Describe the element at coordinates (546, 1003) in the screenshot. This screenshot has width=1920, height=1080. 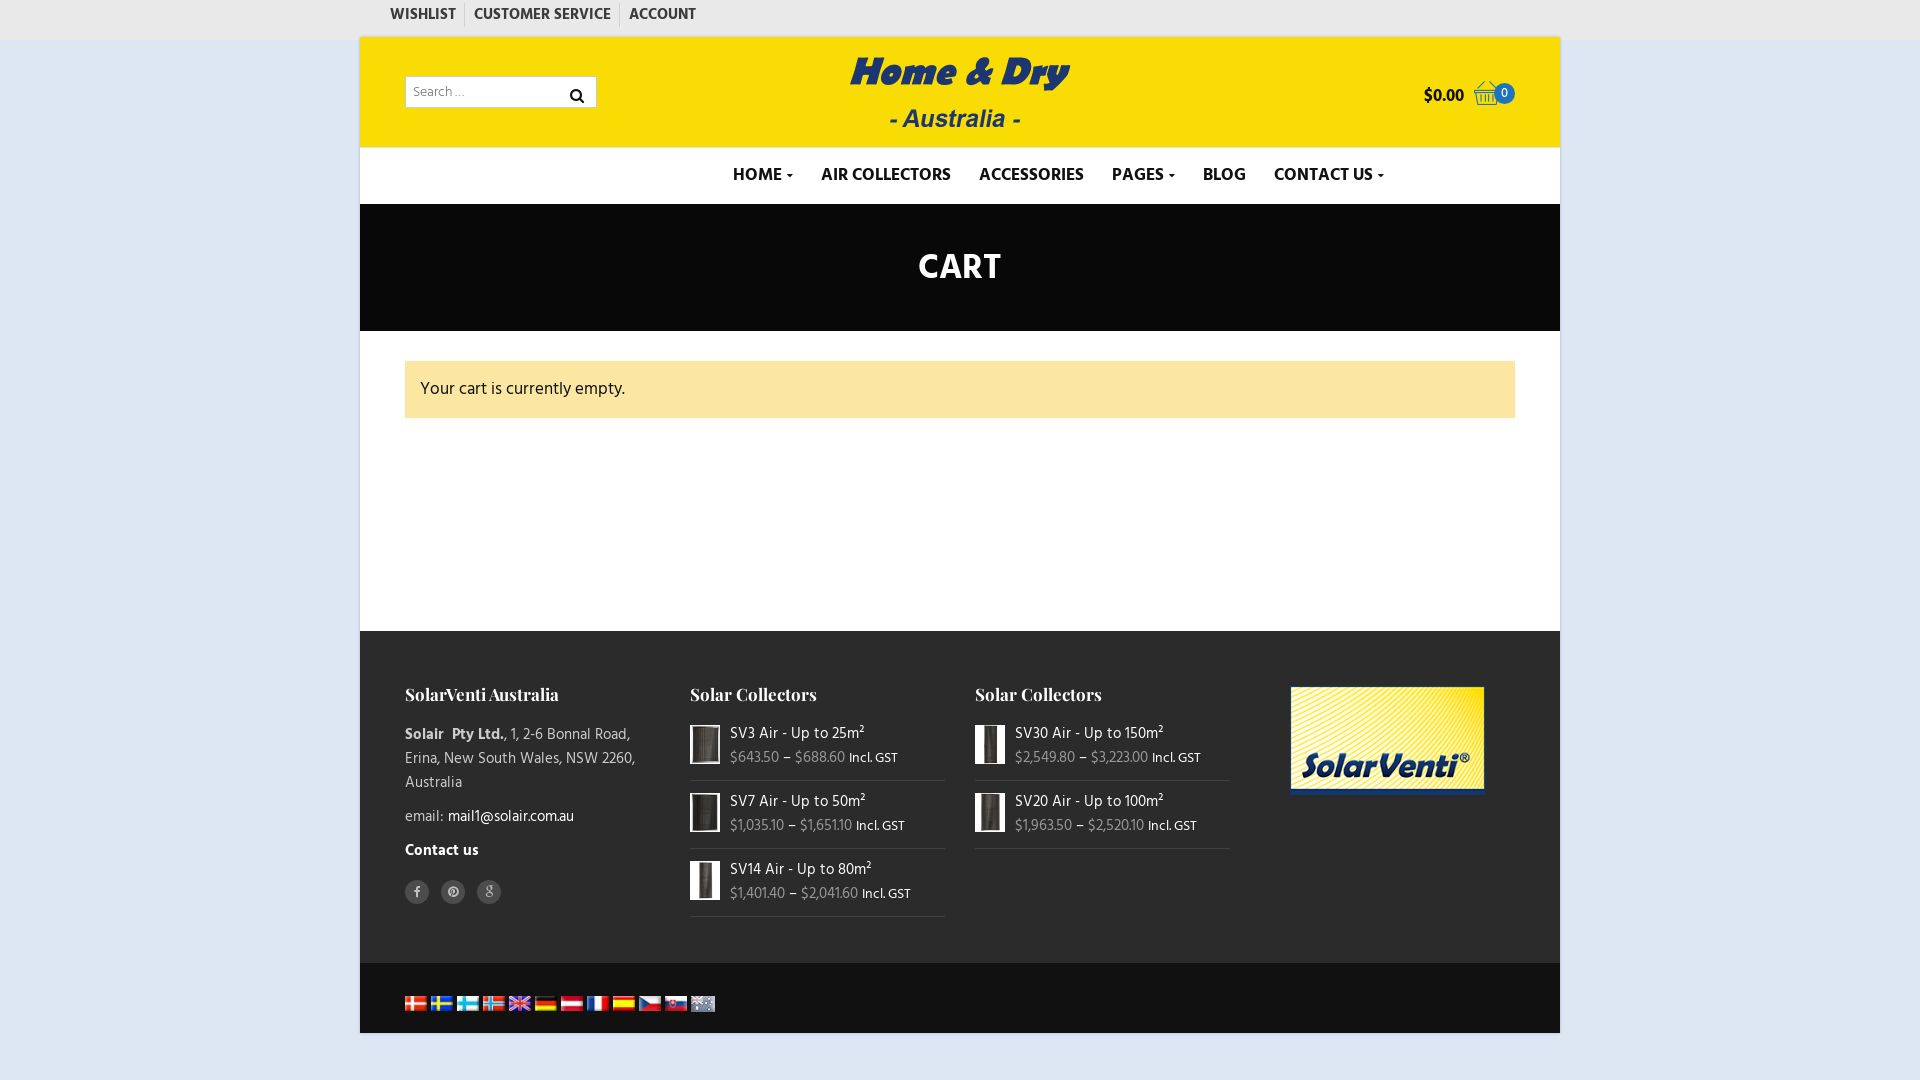
I see `'Deutschland'` at that location.